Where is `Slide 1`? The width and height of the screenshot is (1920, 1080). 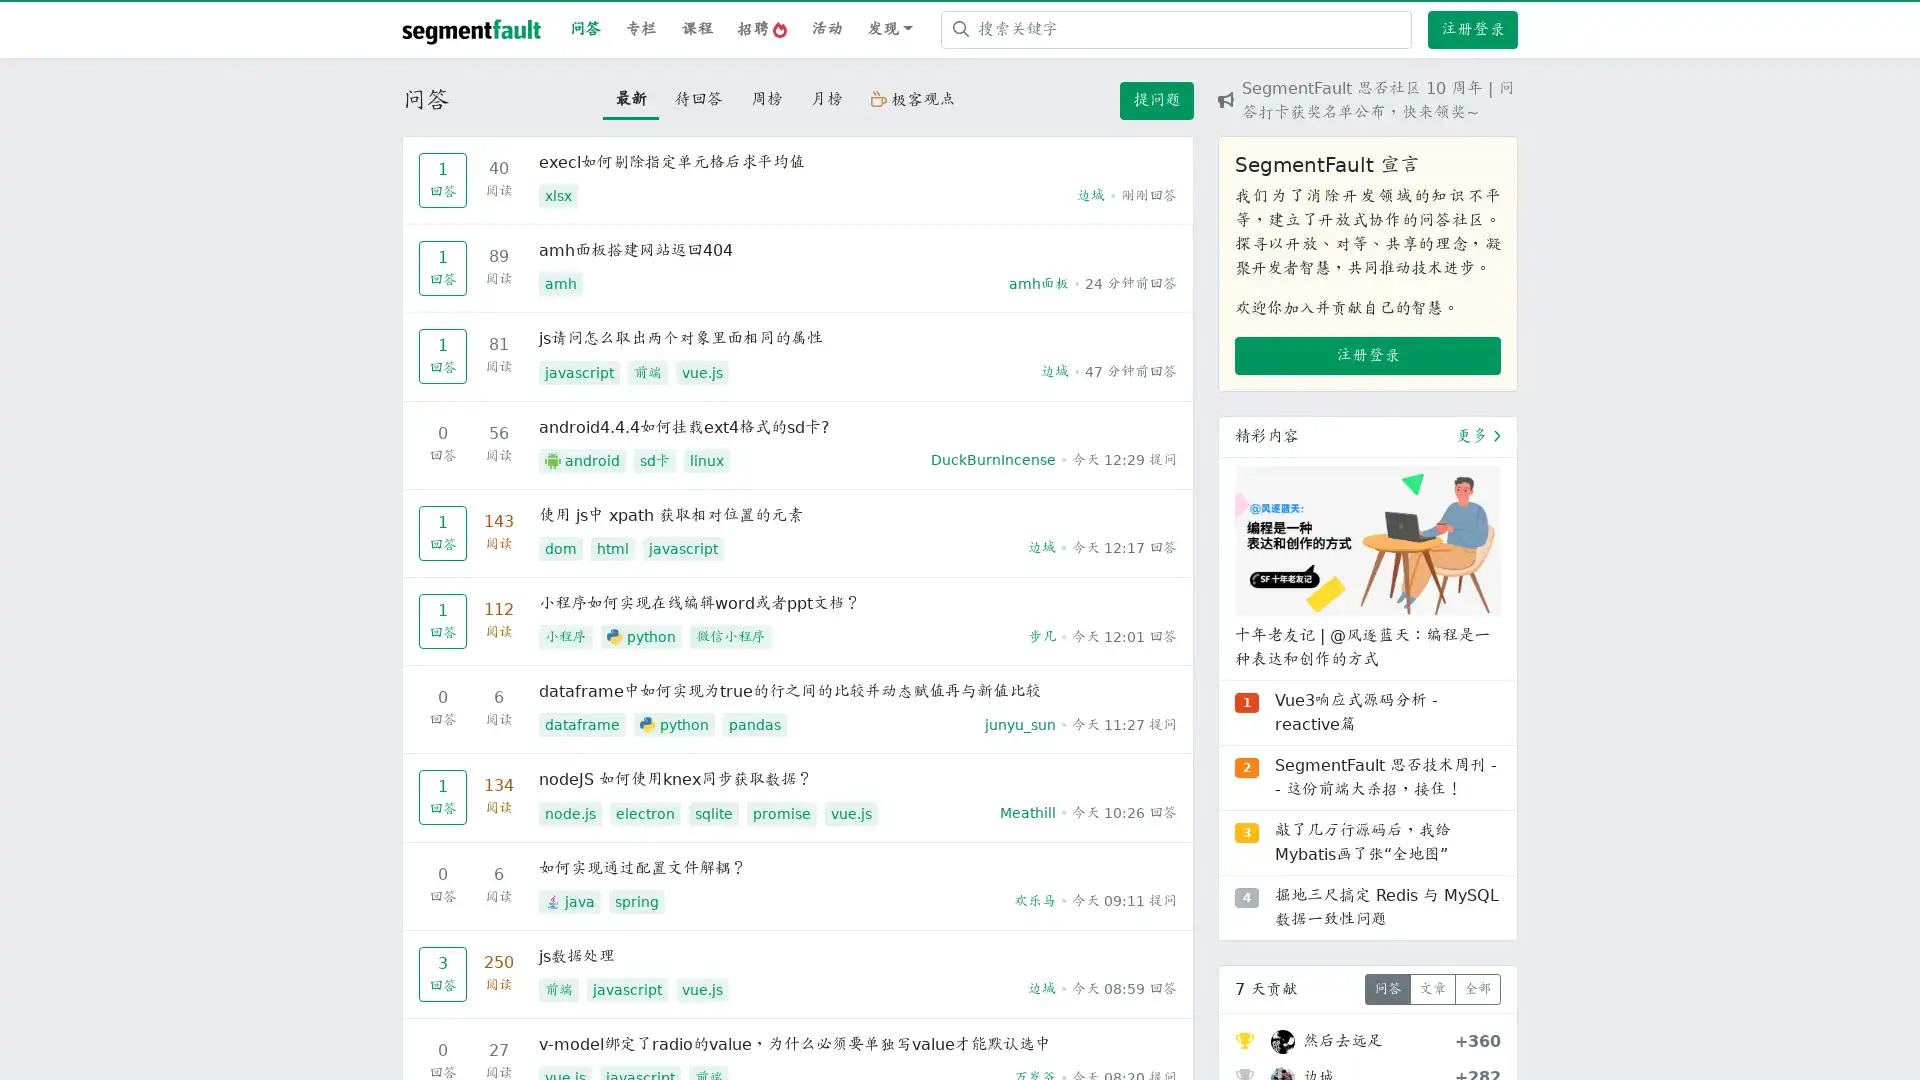 Slide 1 is located at coordinates (1331, 826).